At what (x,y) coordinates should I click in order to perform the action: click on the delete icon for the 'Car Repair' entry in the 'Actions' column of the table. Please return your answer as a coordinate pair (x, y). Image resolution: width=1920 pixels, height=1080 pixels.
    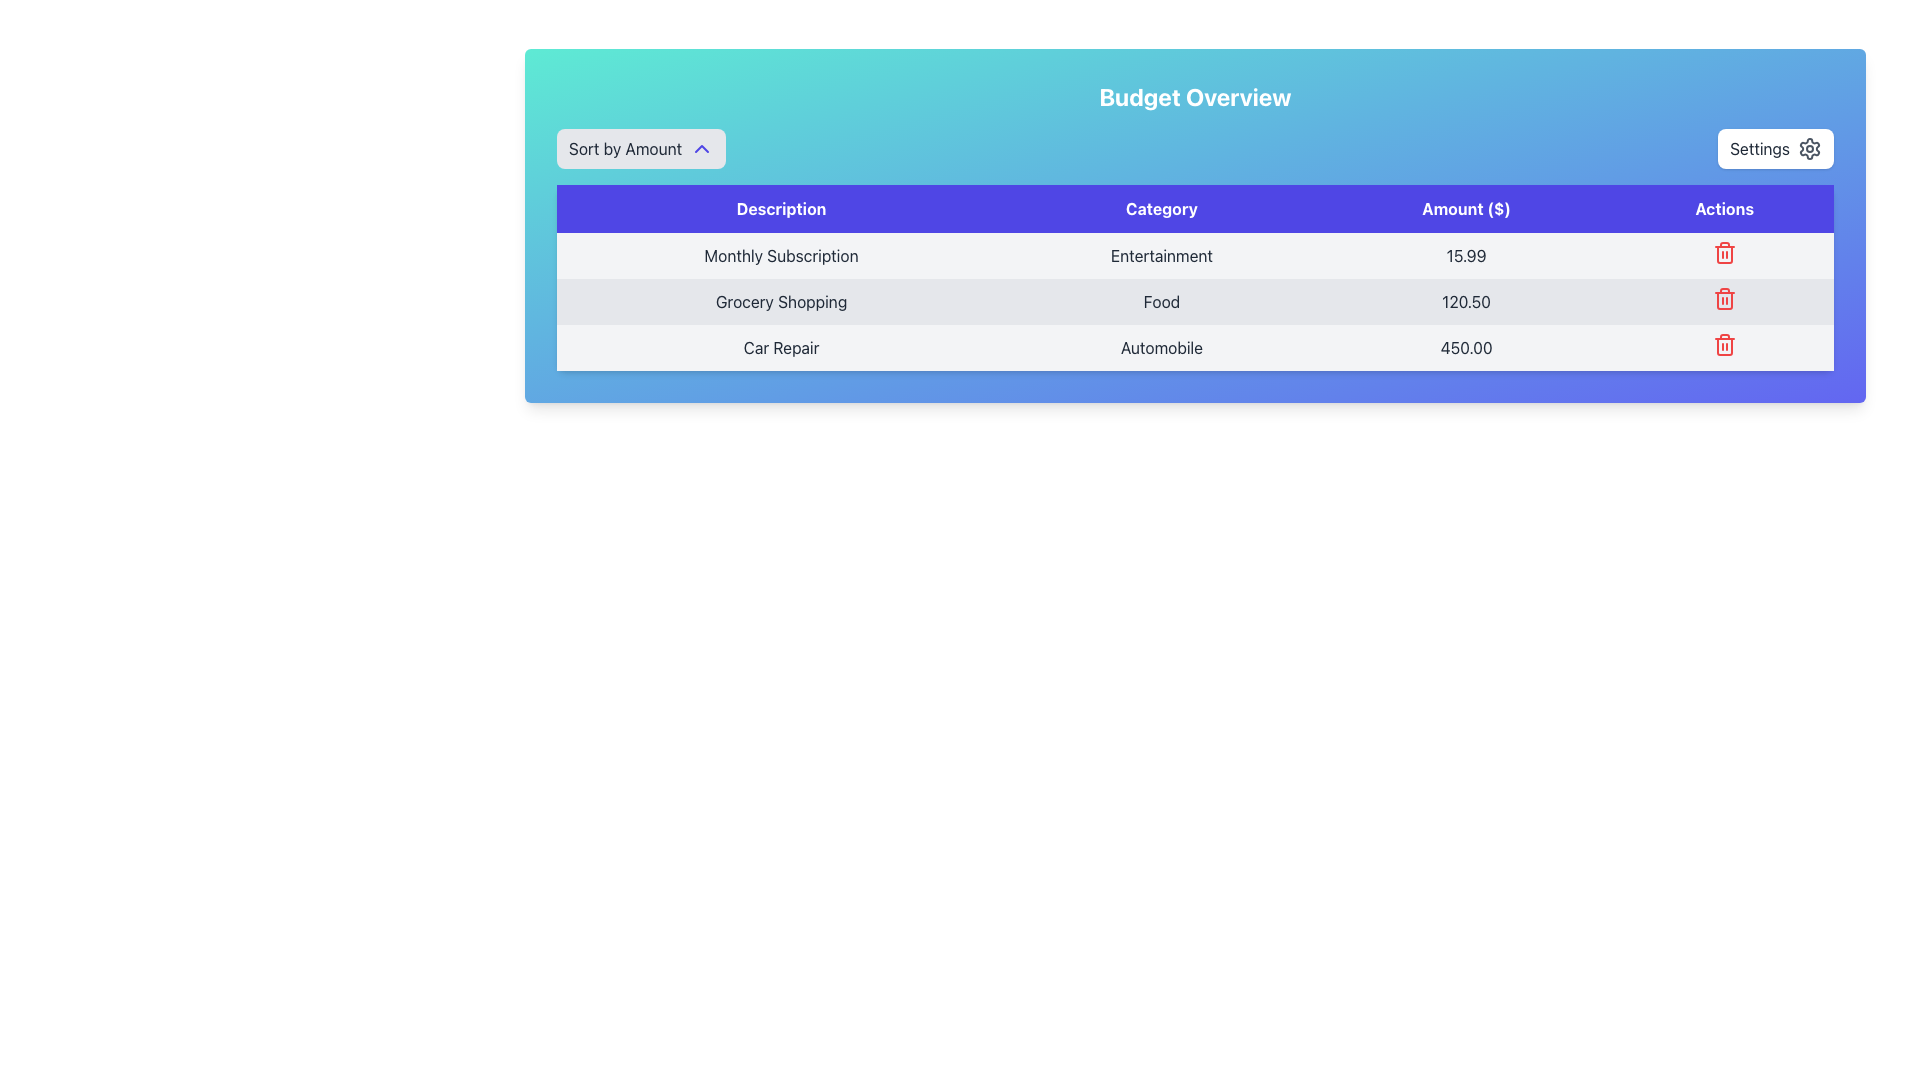
    Looking at the image, I should click on (1723, 253).